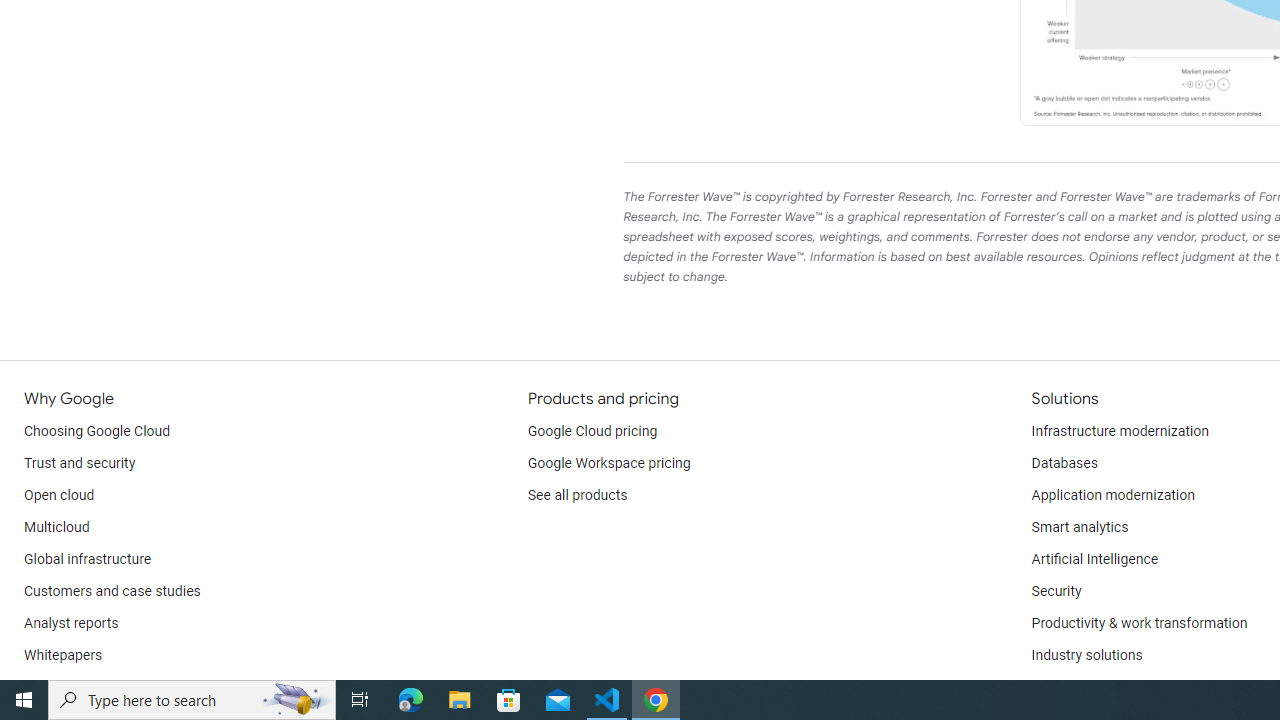 Image resolution: width=1280 pixels, height=720 pixels. I want to click on 'Databases', so click(1063, 464).